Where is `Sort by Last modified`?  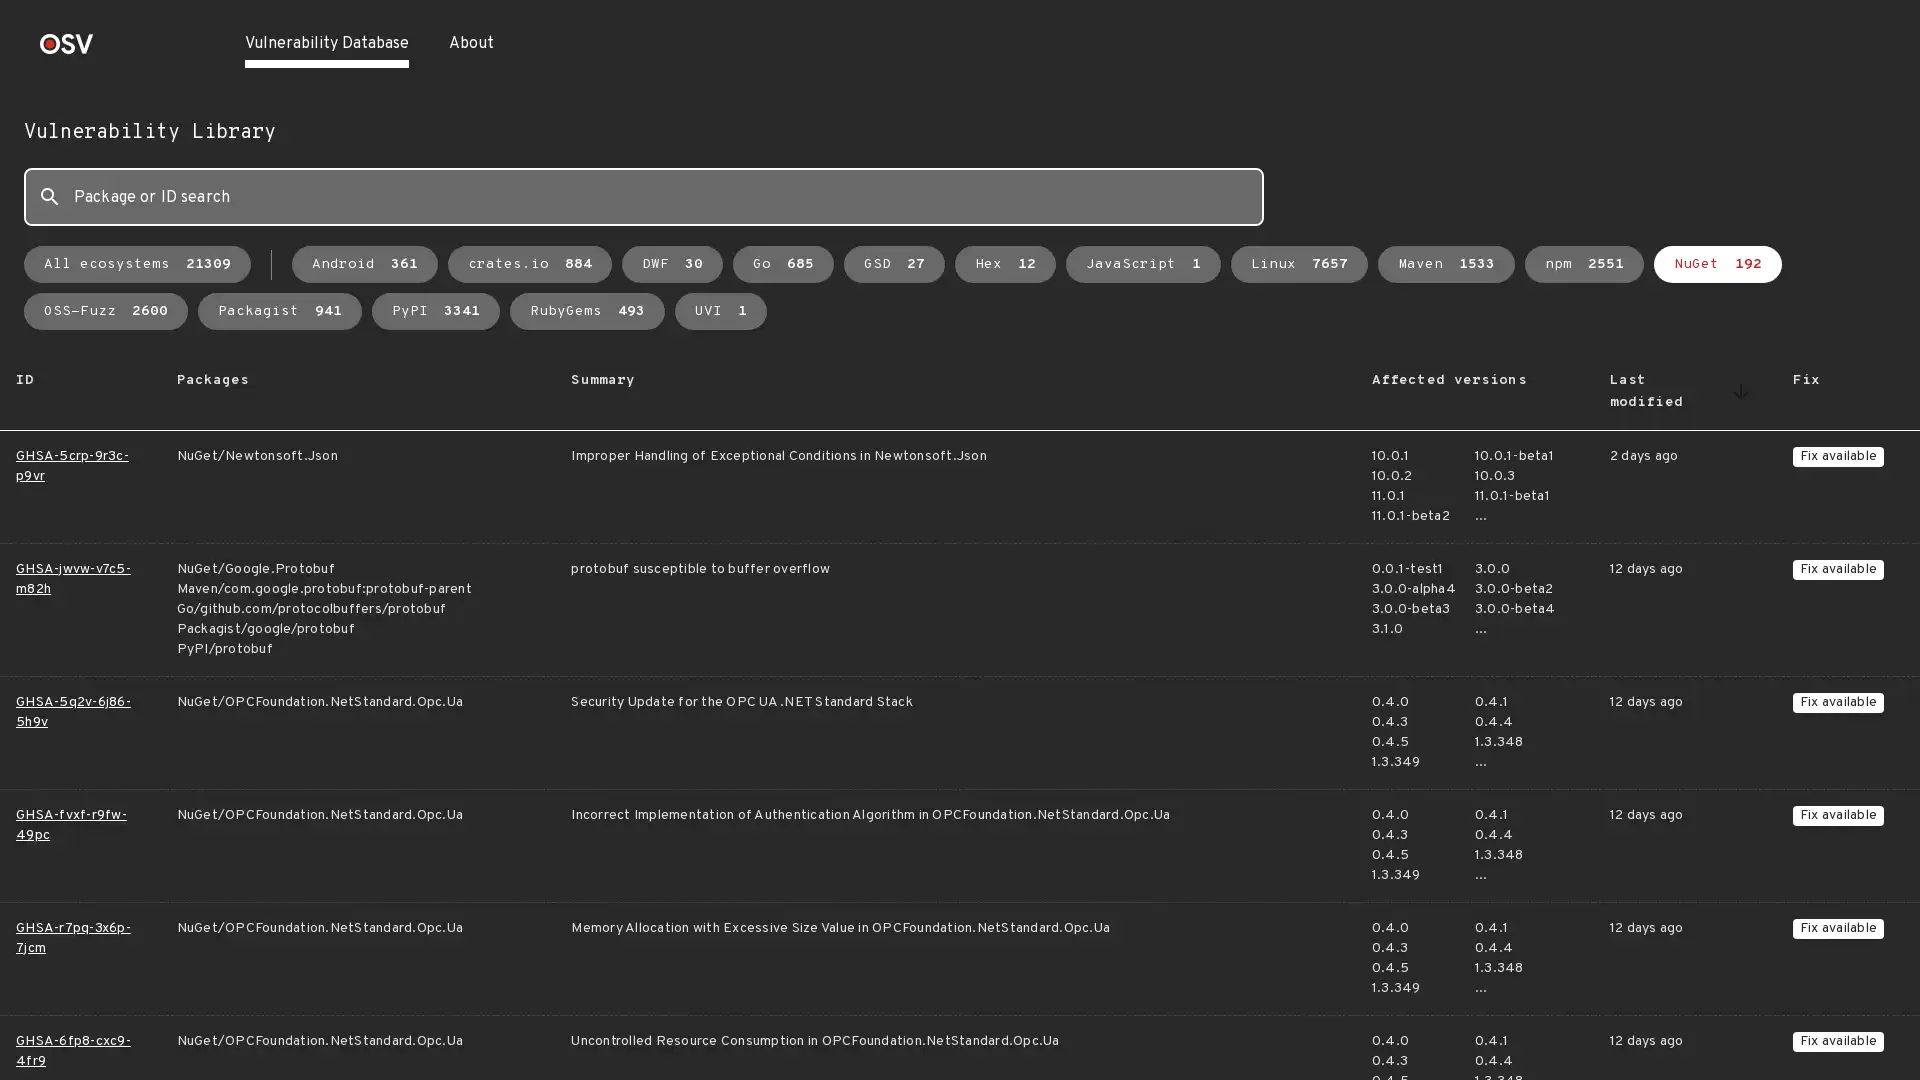 Sort by Last modified is located at coordinates (1738, 392).